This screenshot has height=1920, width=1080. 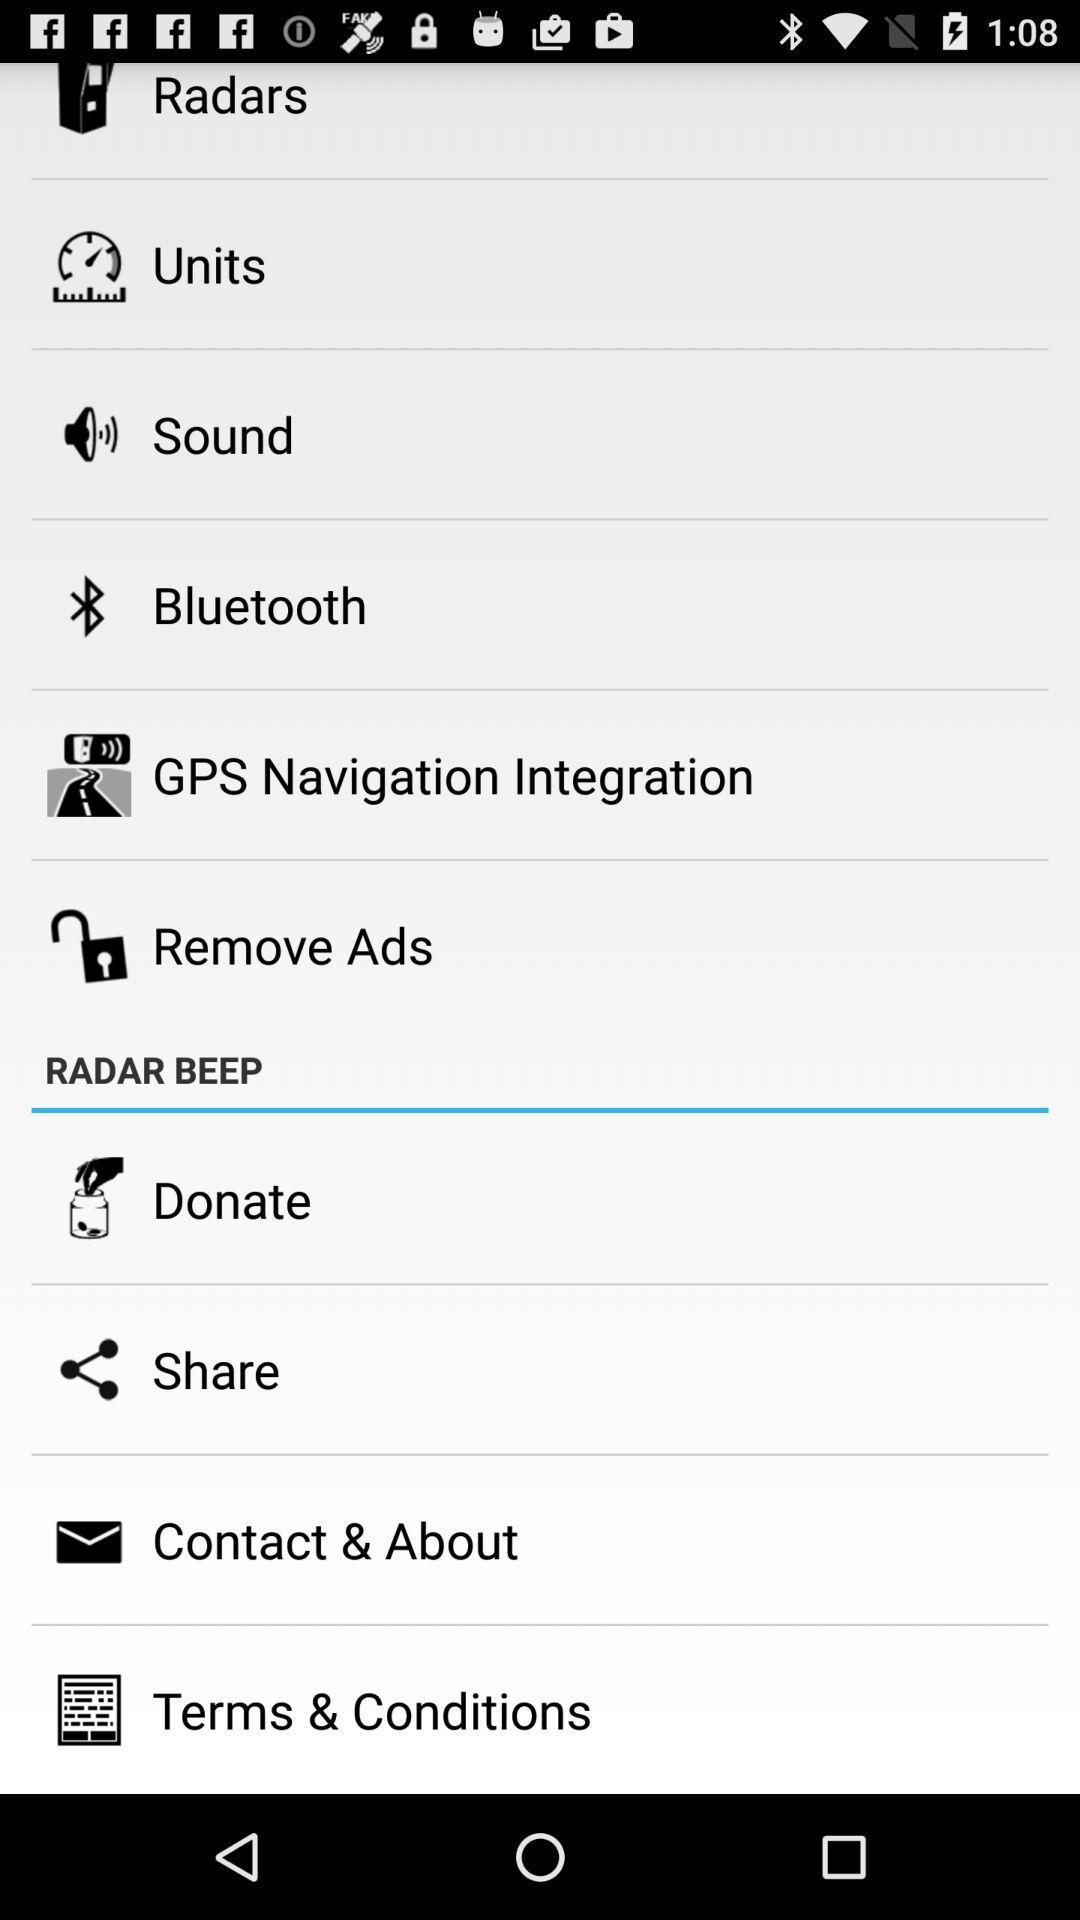 What do you see at coordinates (216, 1368) in the screenshot?
I see `the icon below donate` at bounding box center [216, 1368].